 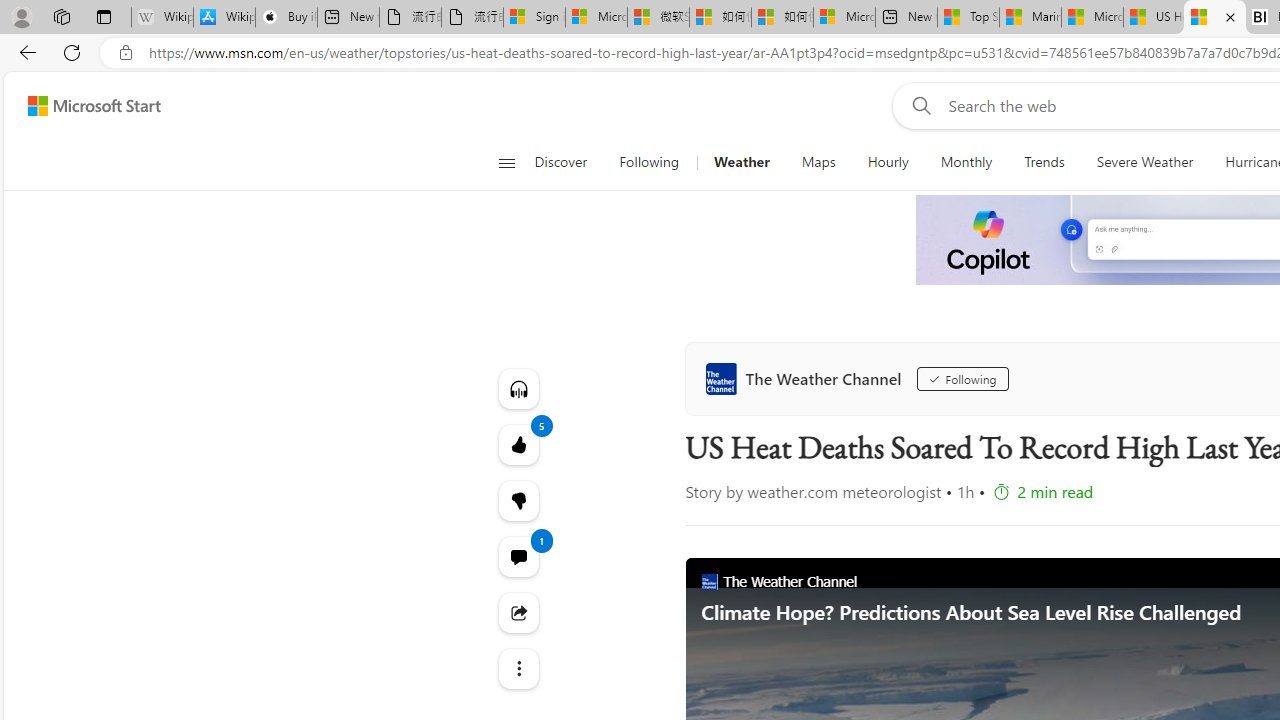 I want to click on 'Hourly', so click(x=886, y=162).